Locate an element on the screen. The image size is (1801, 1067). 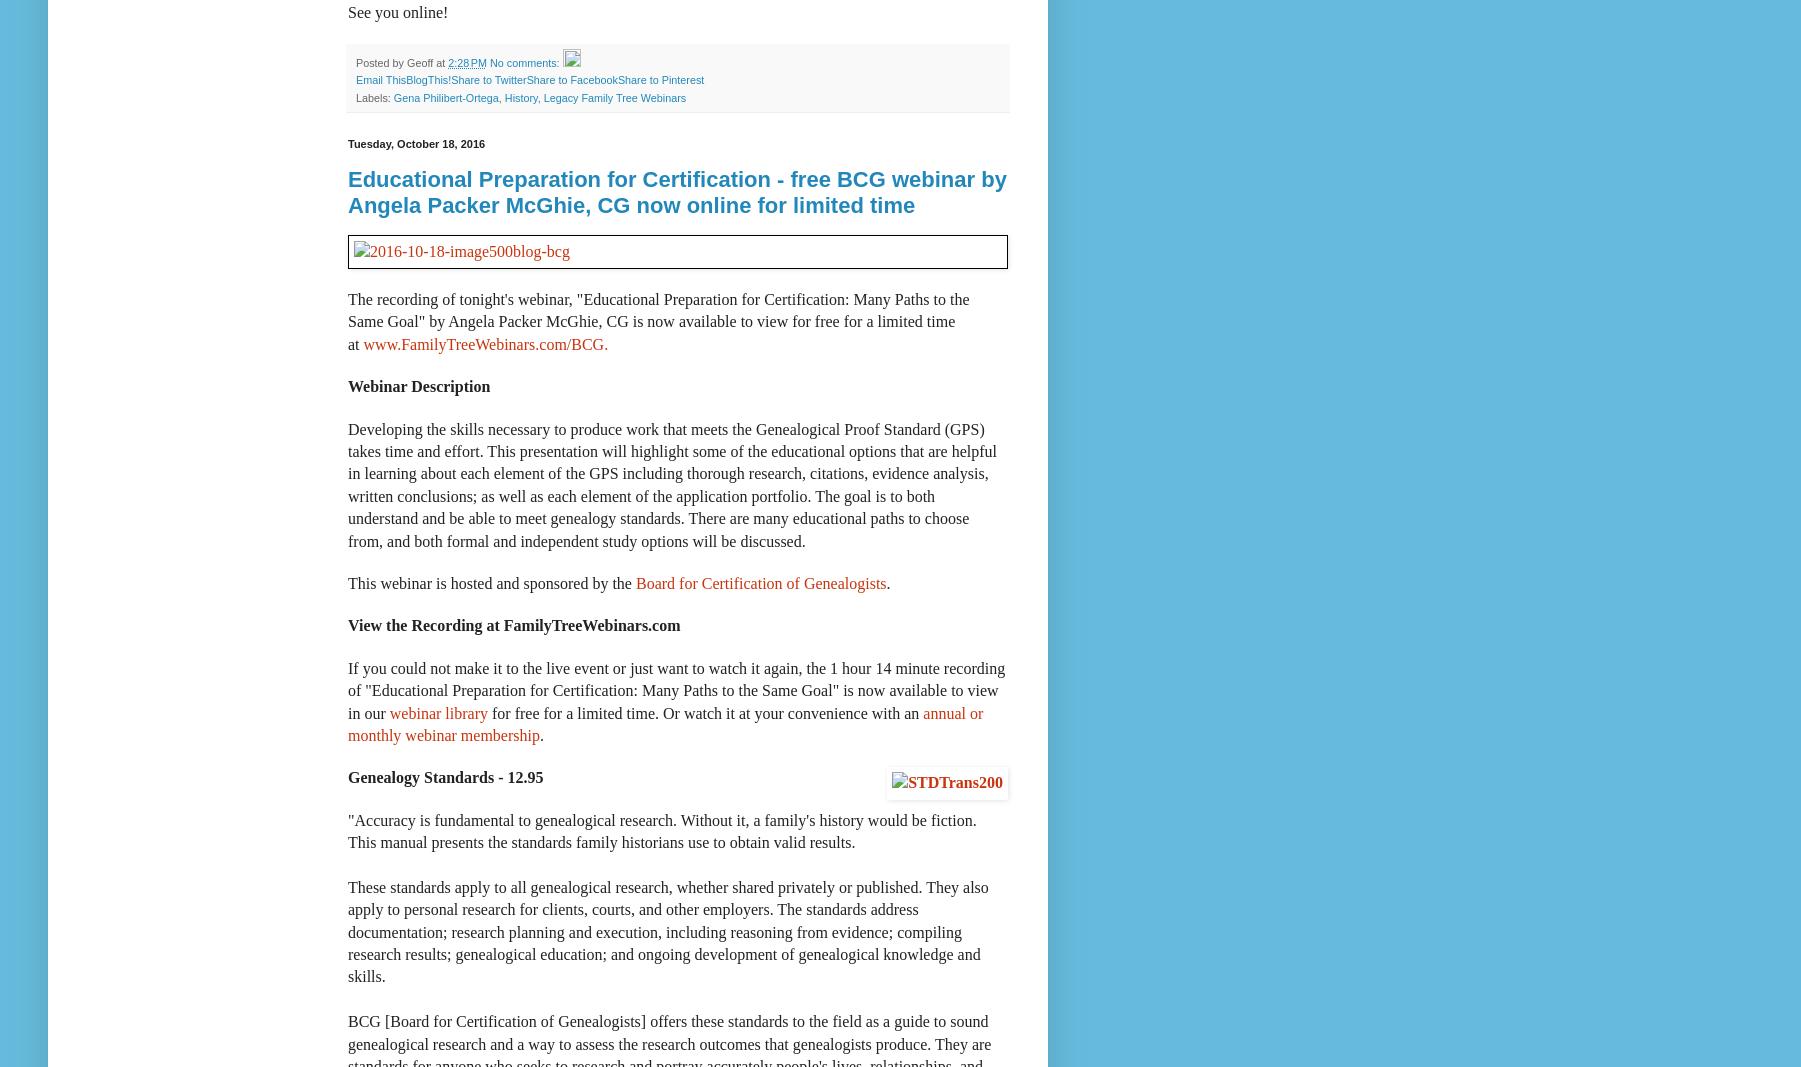
'Developing the skills necessary to produce work that meets the Genealogical Proof Standard (GPS) takes time and effort. This presentation will highlight some of the educational options that are helpful in learning about each element of the GPS including thorough research, citations, evidence analysis, written conclusions; as well as each element of the application portfolio. The goal is to both understand and be able to meet genealogy standards. There are many educational paths to choose from, and both formal and independent study options will be discussed.' is located at coordinates (671, 483).